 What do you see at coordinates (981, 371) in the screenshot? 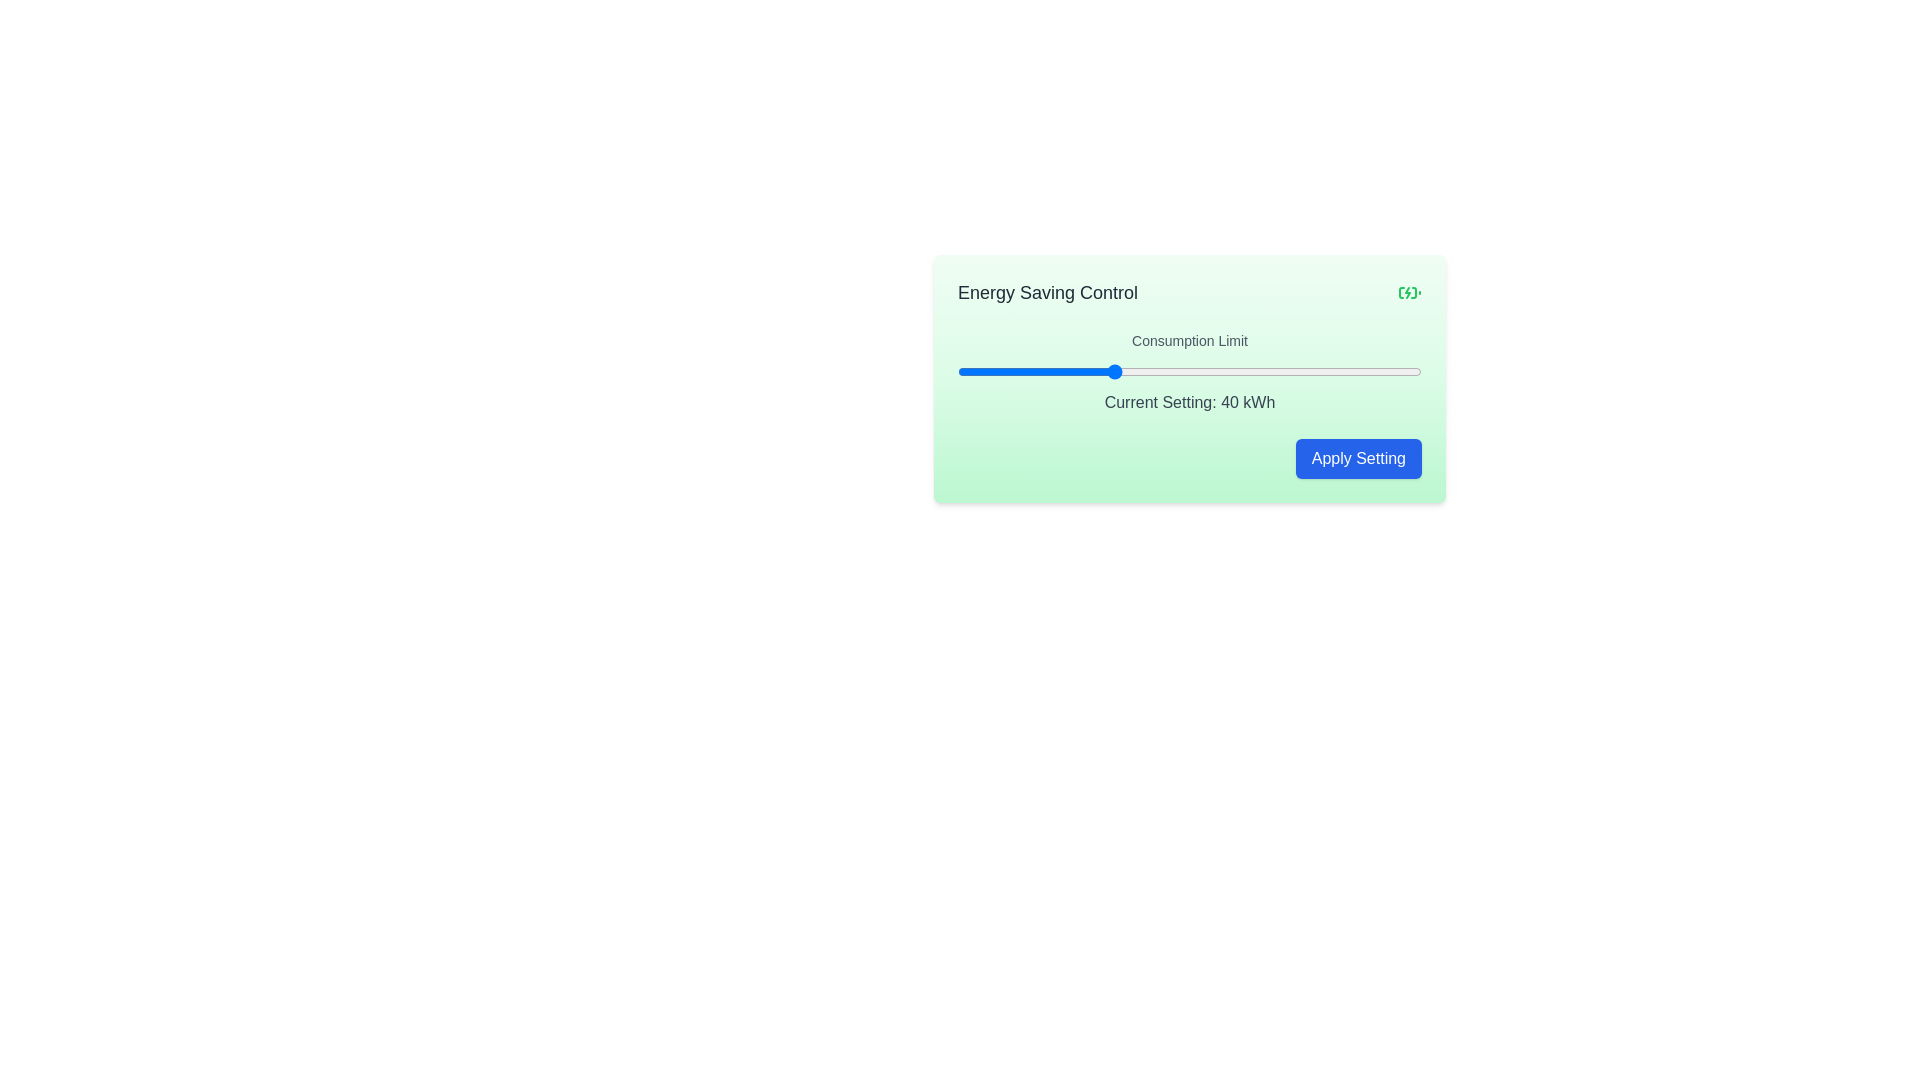
I see `the consumption limit slider to set the value to 23` at bounding box center [981, 371].